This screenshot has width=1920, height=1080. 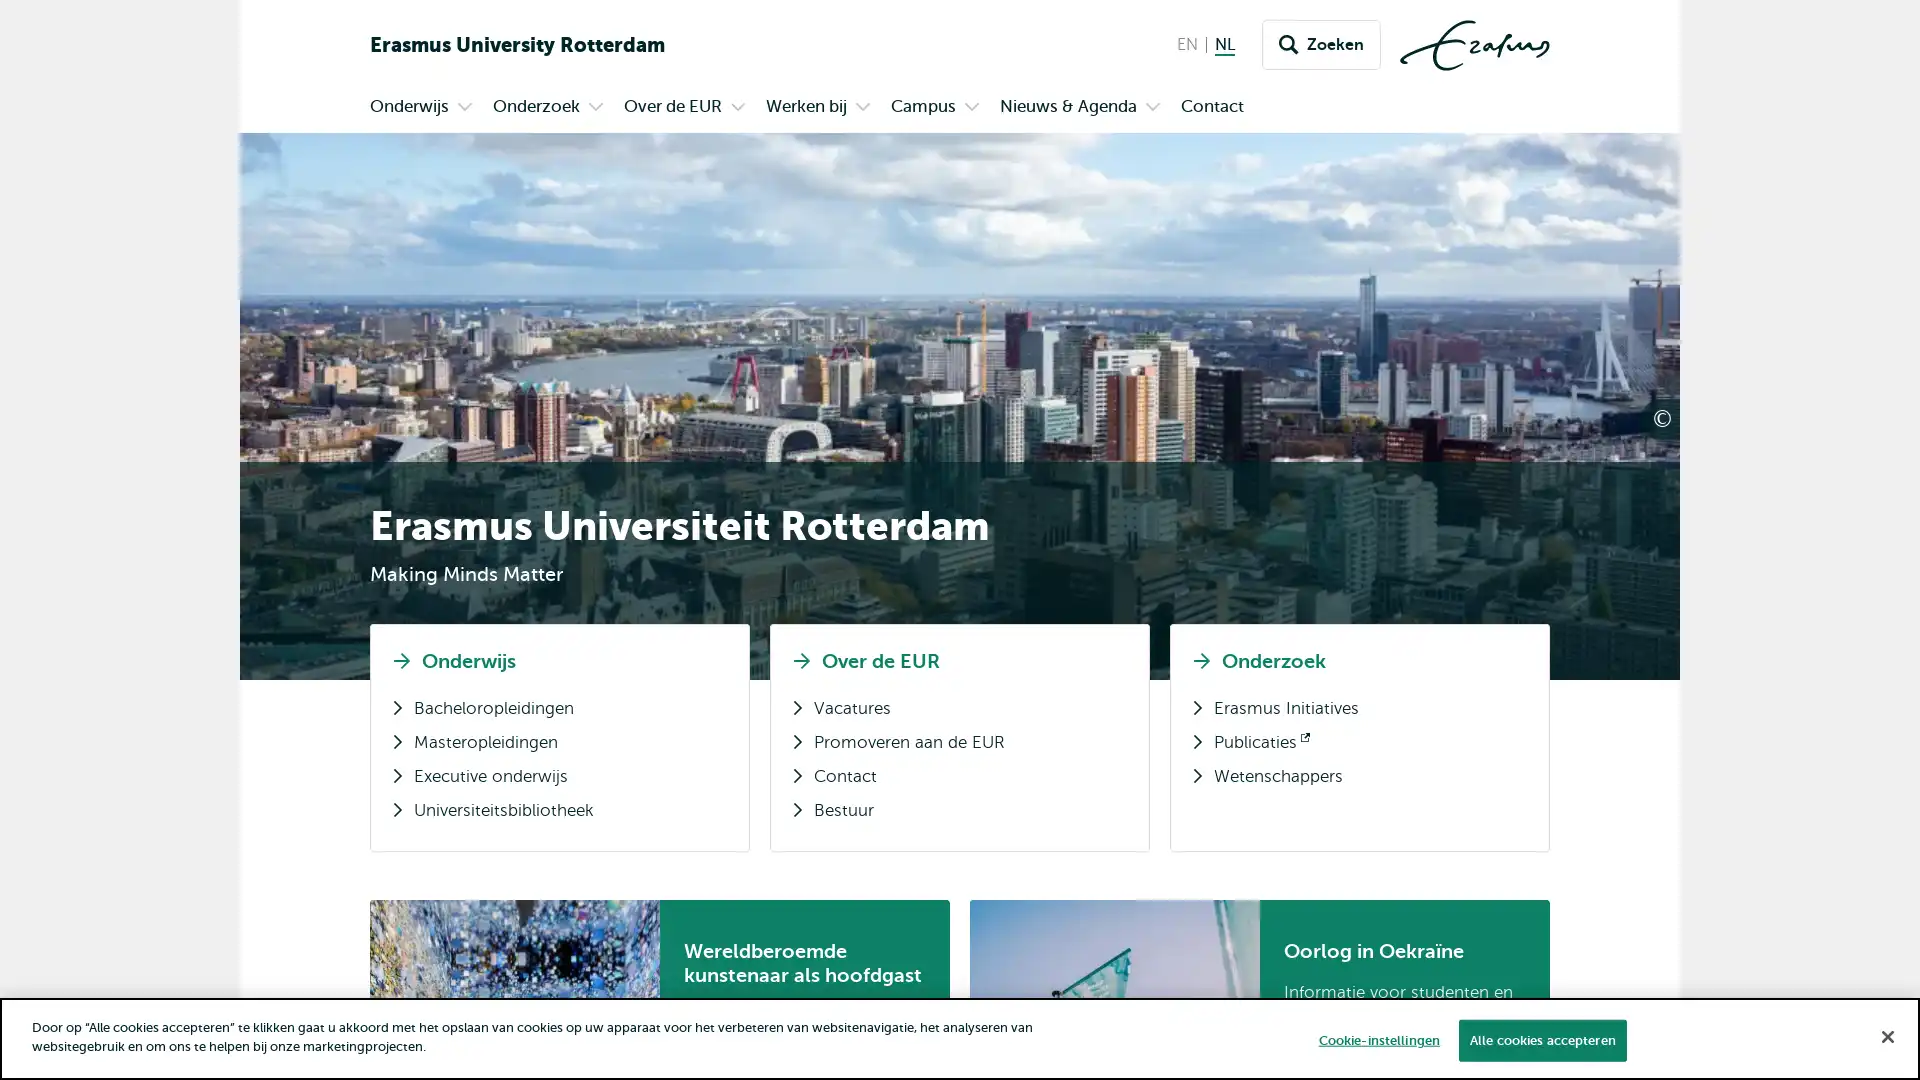 I want to click on Open submenu, so click(x=971, y=108).